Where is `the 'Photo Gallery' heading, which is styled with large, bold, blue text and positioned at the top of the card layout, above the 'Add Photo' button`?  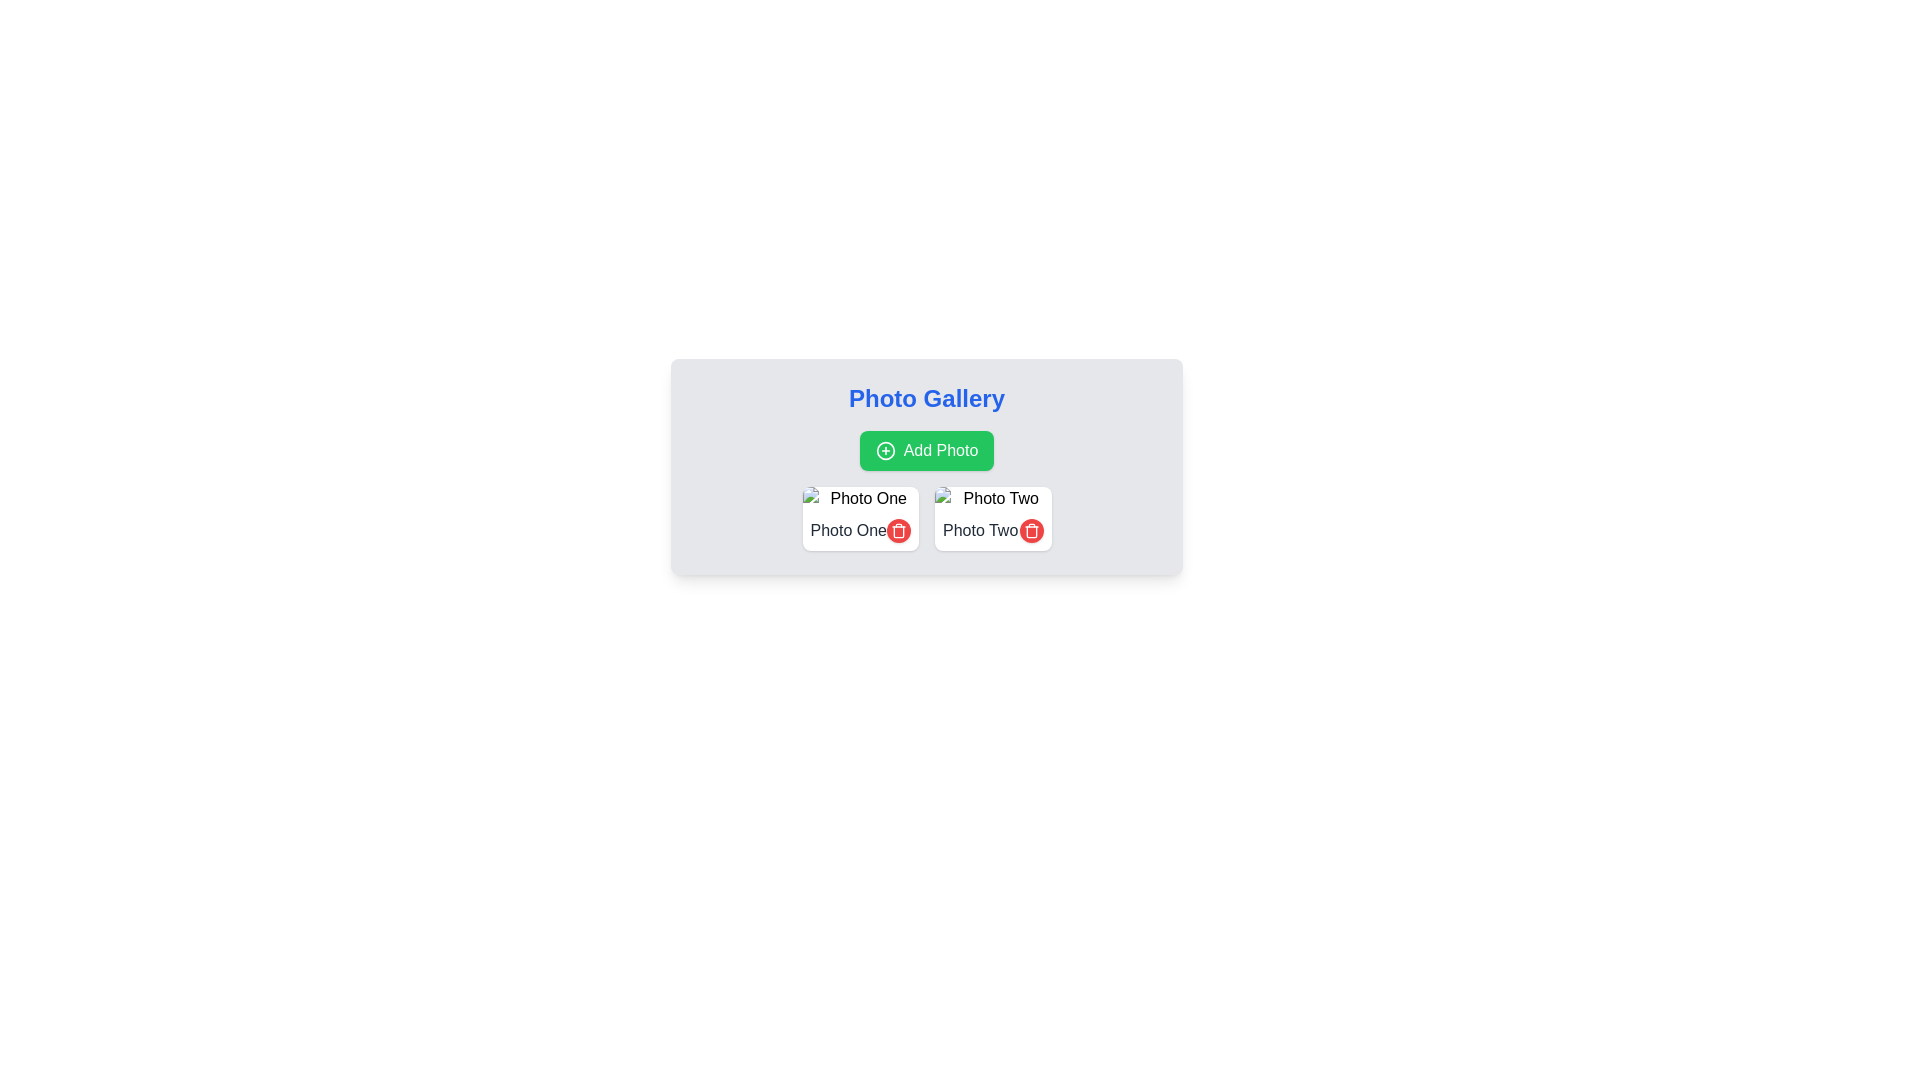 the 'Photo Gallery' heading, which is styled with large, bold, blue text and positioned at the top of the card layout, above the 'Add Photo' button is located at coordinates (925, 398).